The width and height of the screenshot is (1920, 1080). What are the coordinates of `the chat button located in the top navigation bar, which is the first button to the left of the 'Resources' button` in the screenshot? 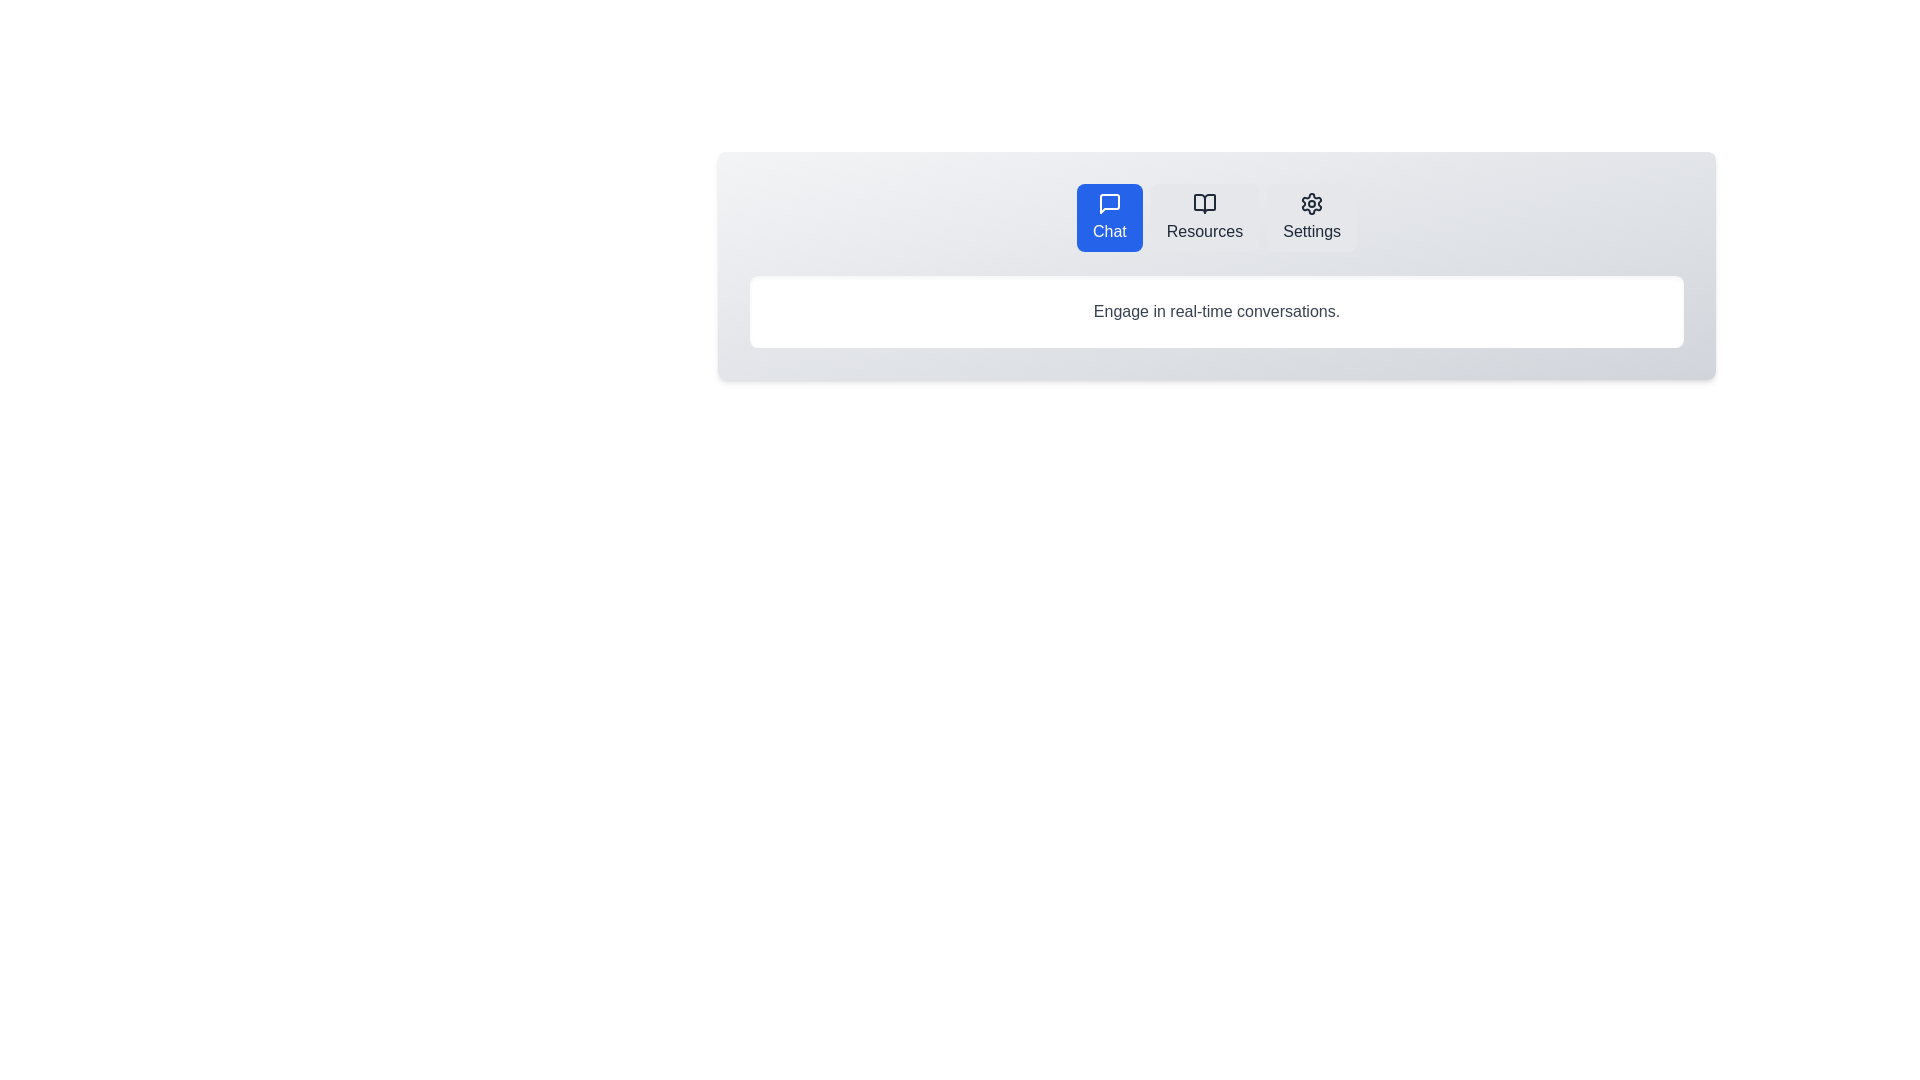 It's located at (1108, 218).